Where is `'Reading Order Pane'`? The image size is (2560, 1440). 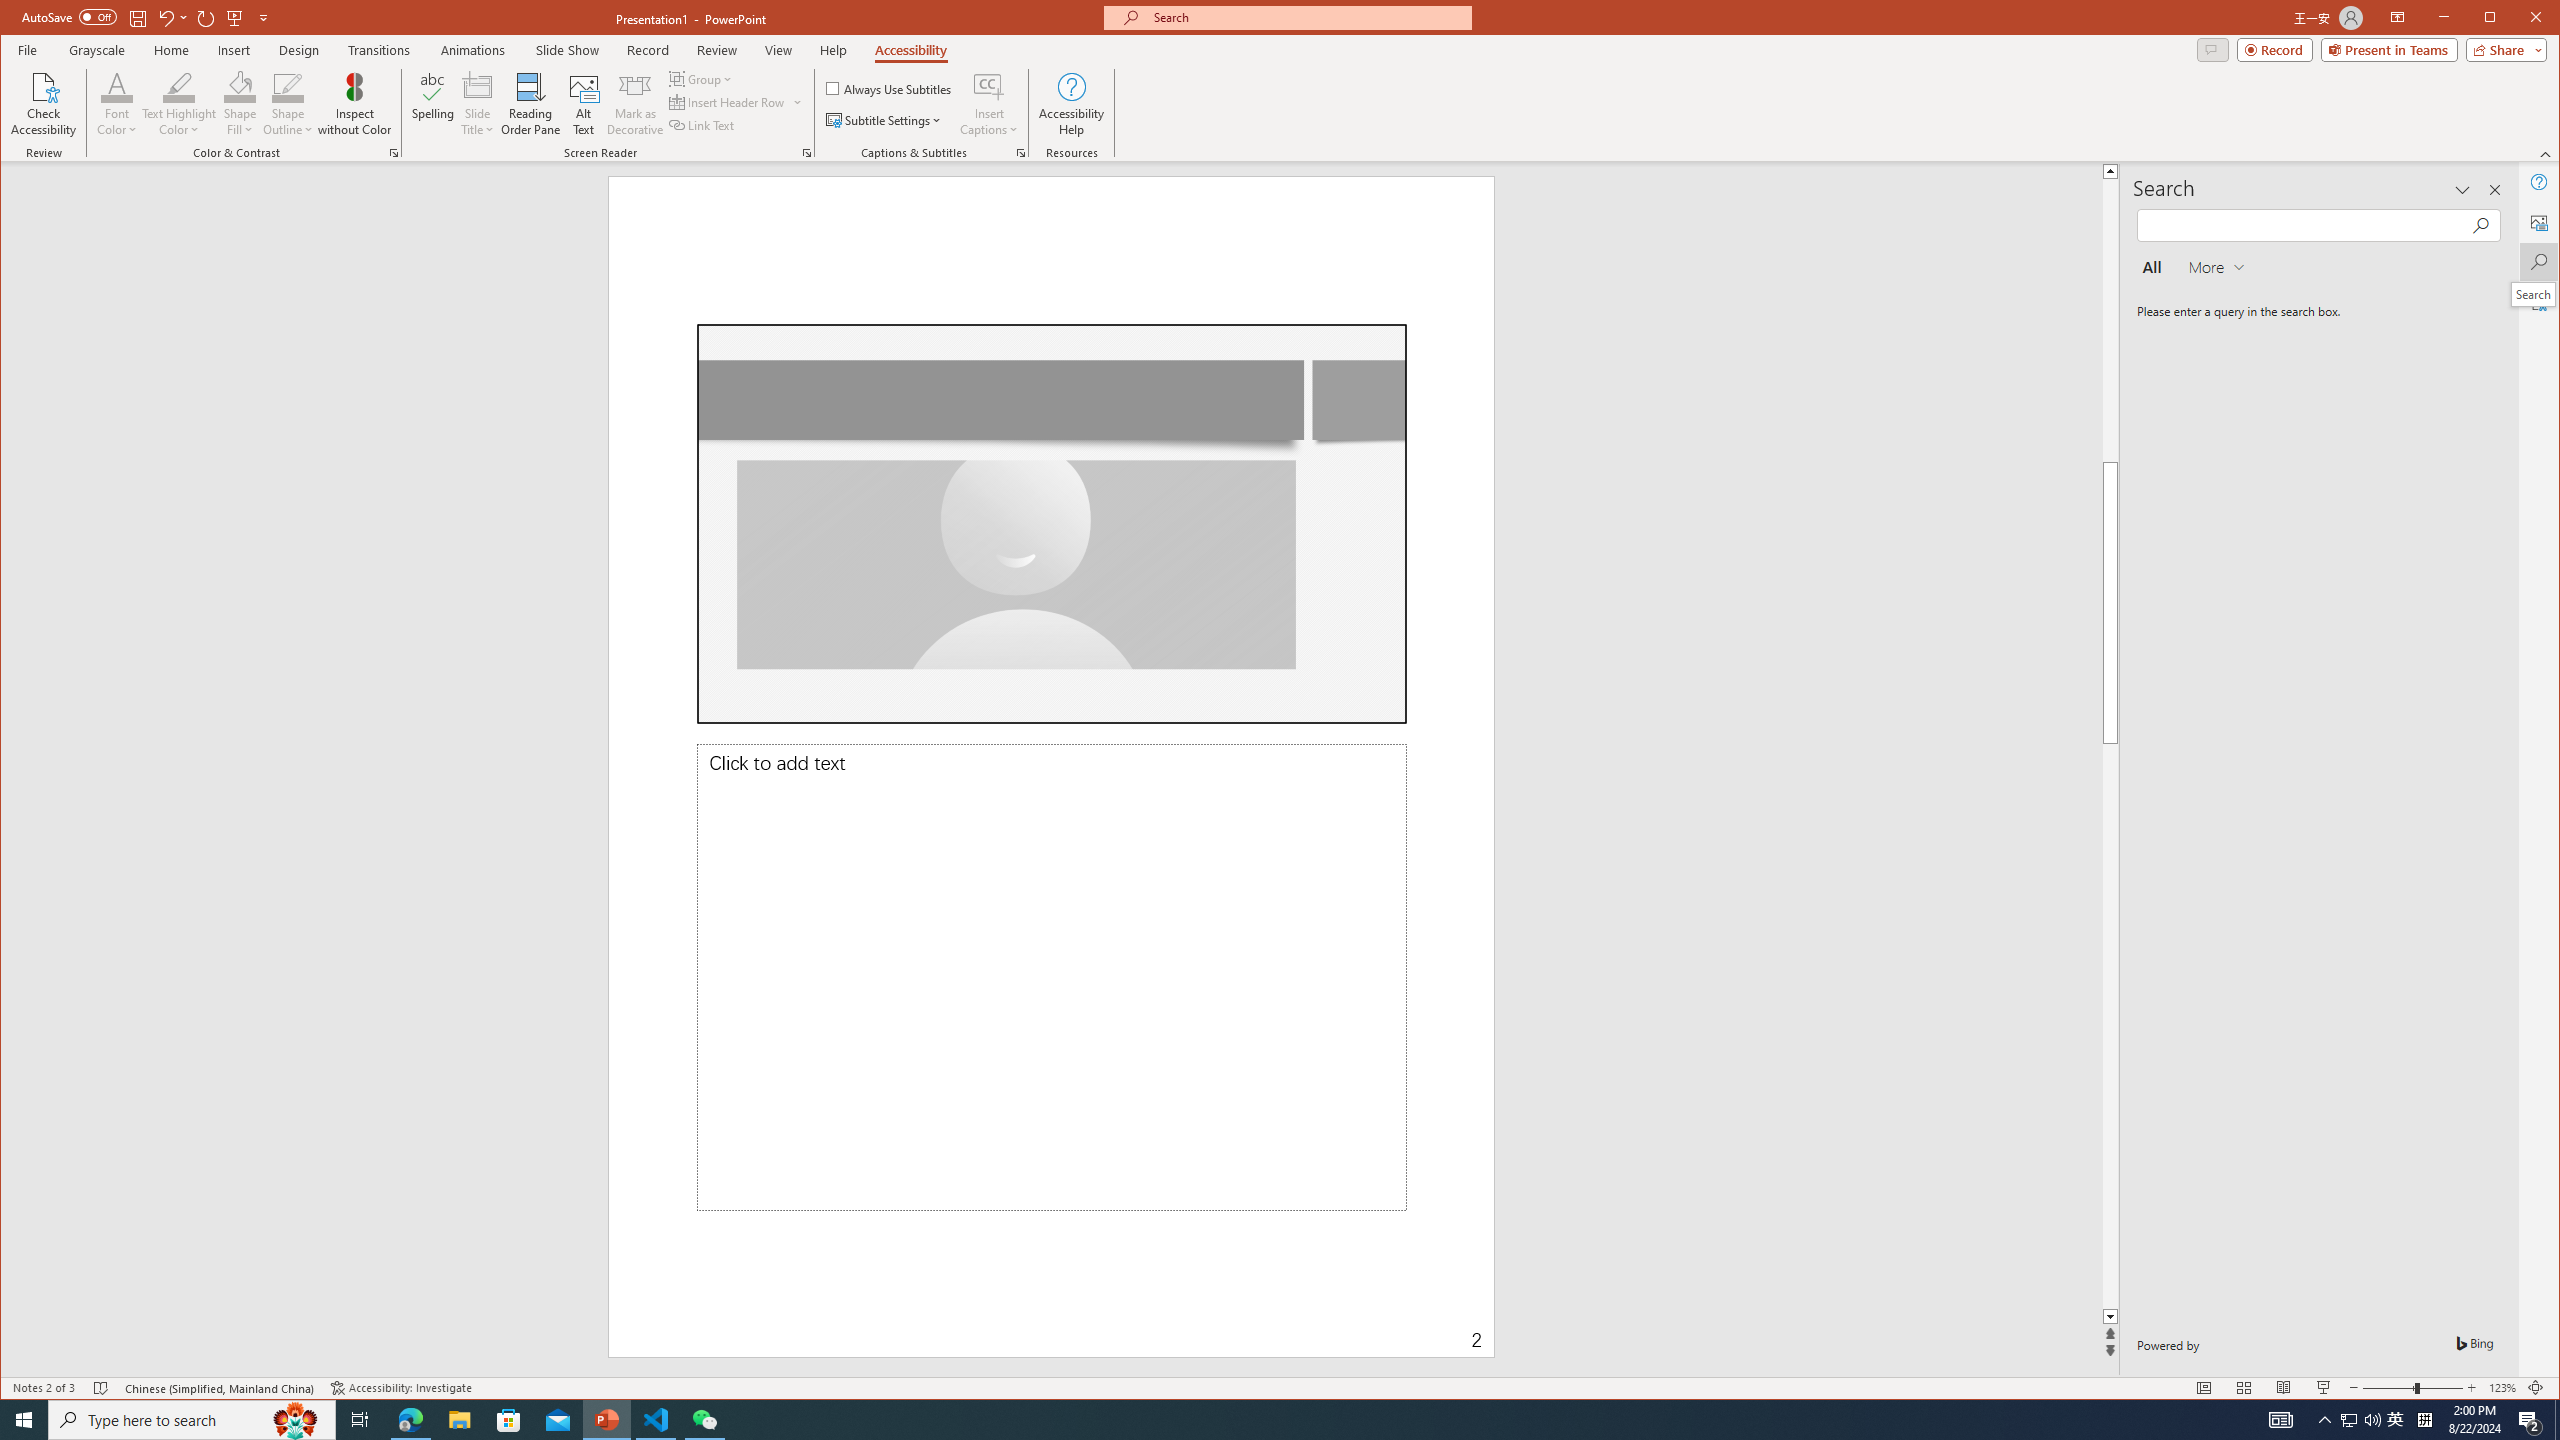 'Reading Order Pane' is located at coordinates (530, 103).